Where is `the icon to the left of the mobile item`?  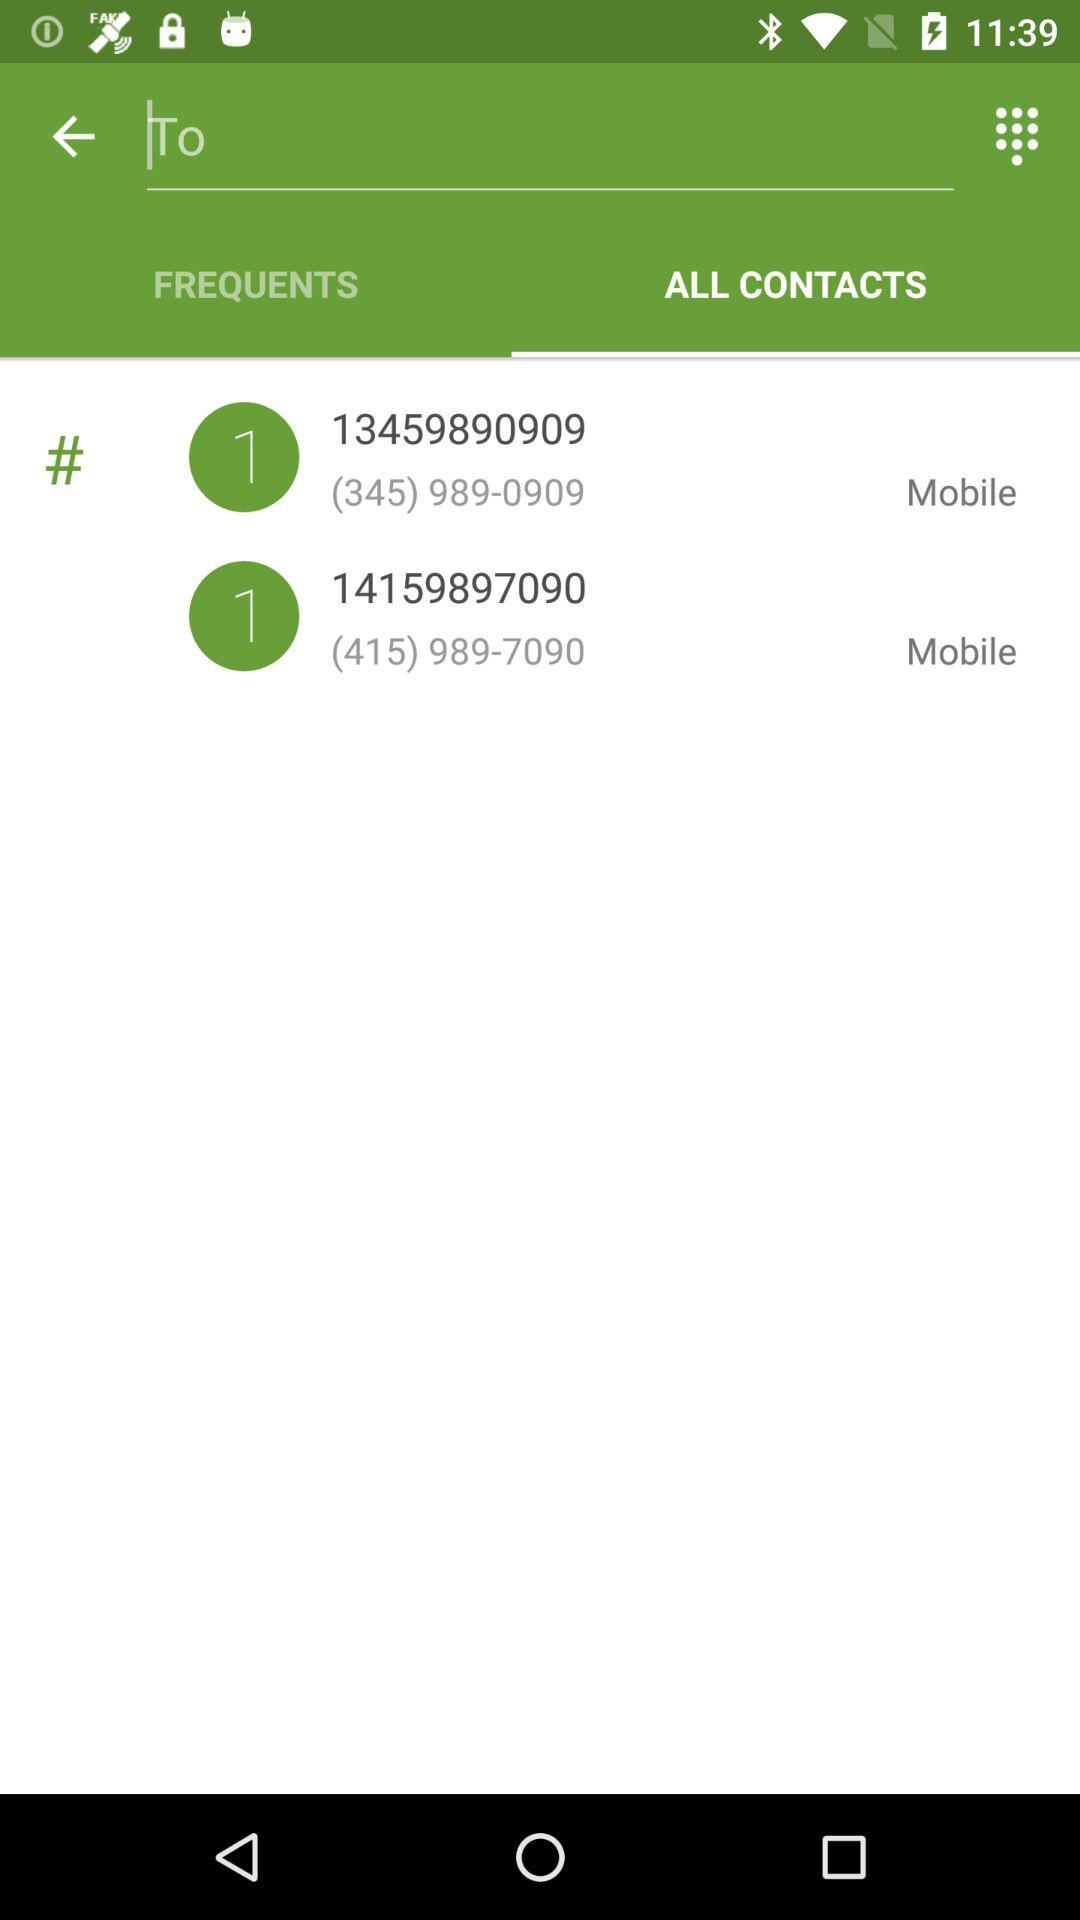
the icon to the left of the mobile item is located at coordinates (601, 650).